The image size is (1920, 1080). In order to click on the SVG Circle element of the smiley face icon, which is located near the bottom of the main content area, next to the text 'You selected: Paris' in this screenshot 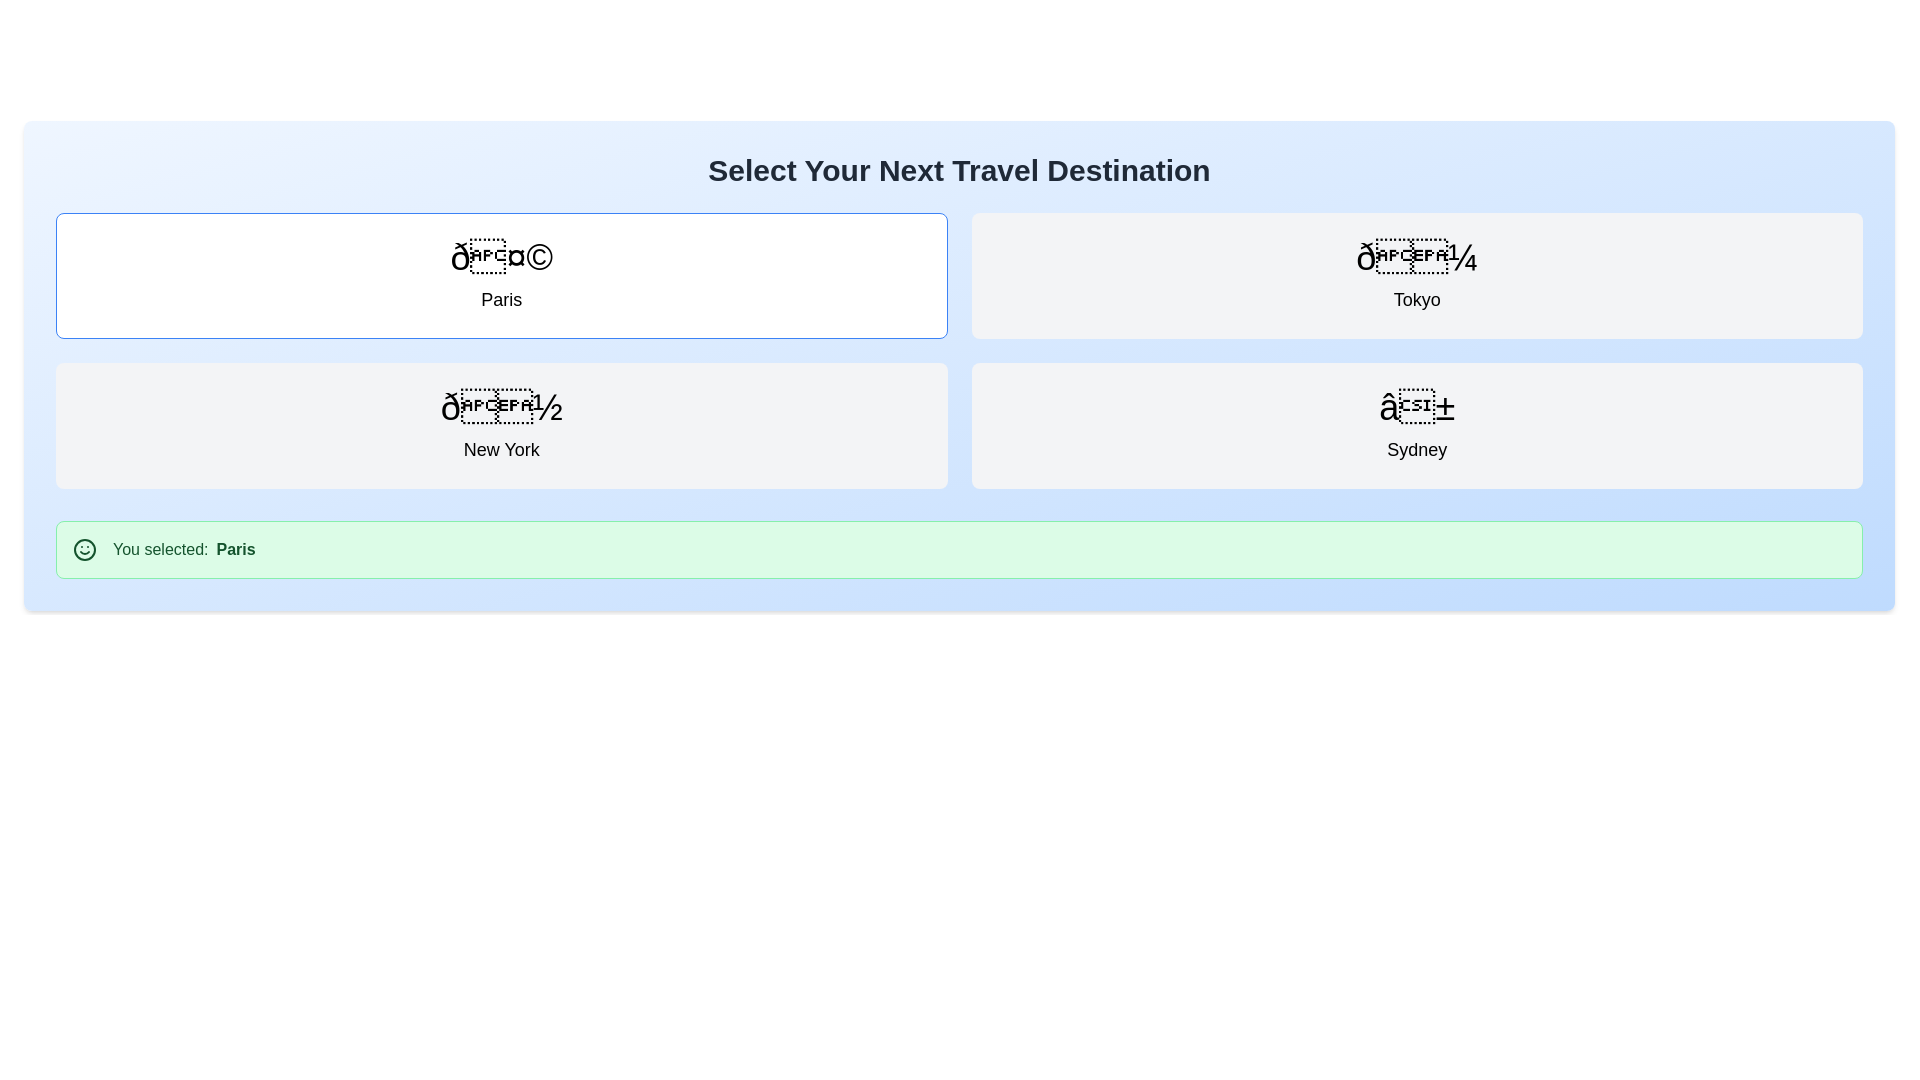, I will do `click(84, 550)`.